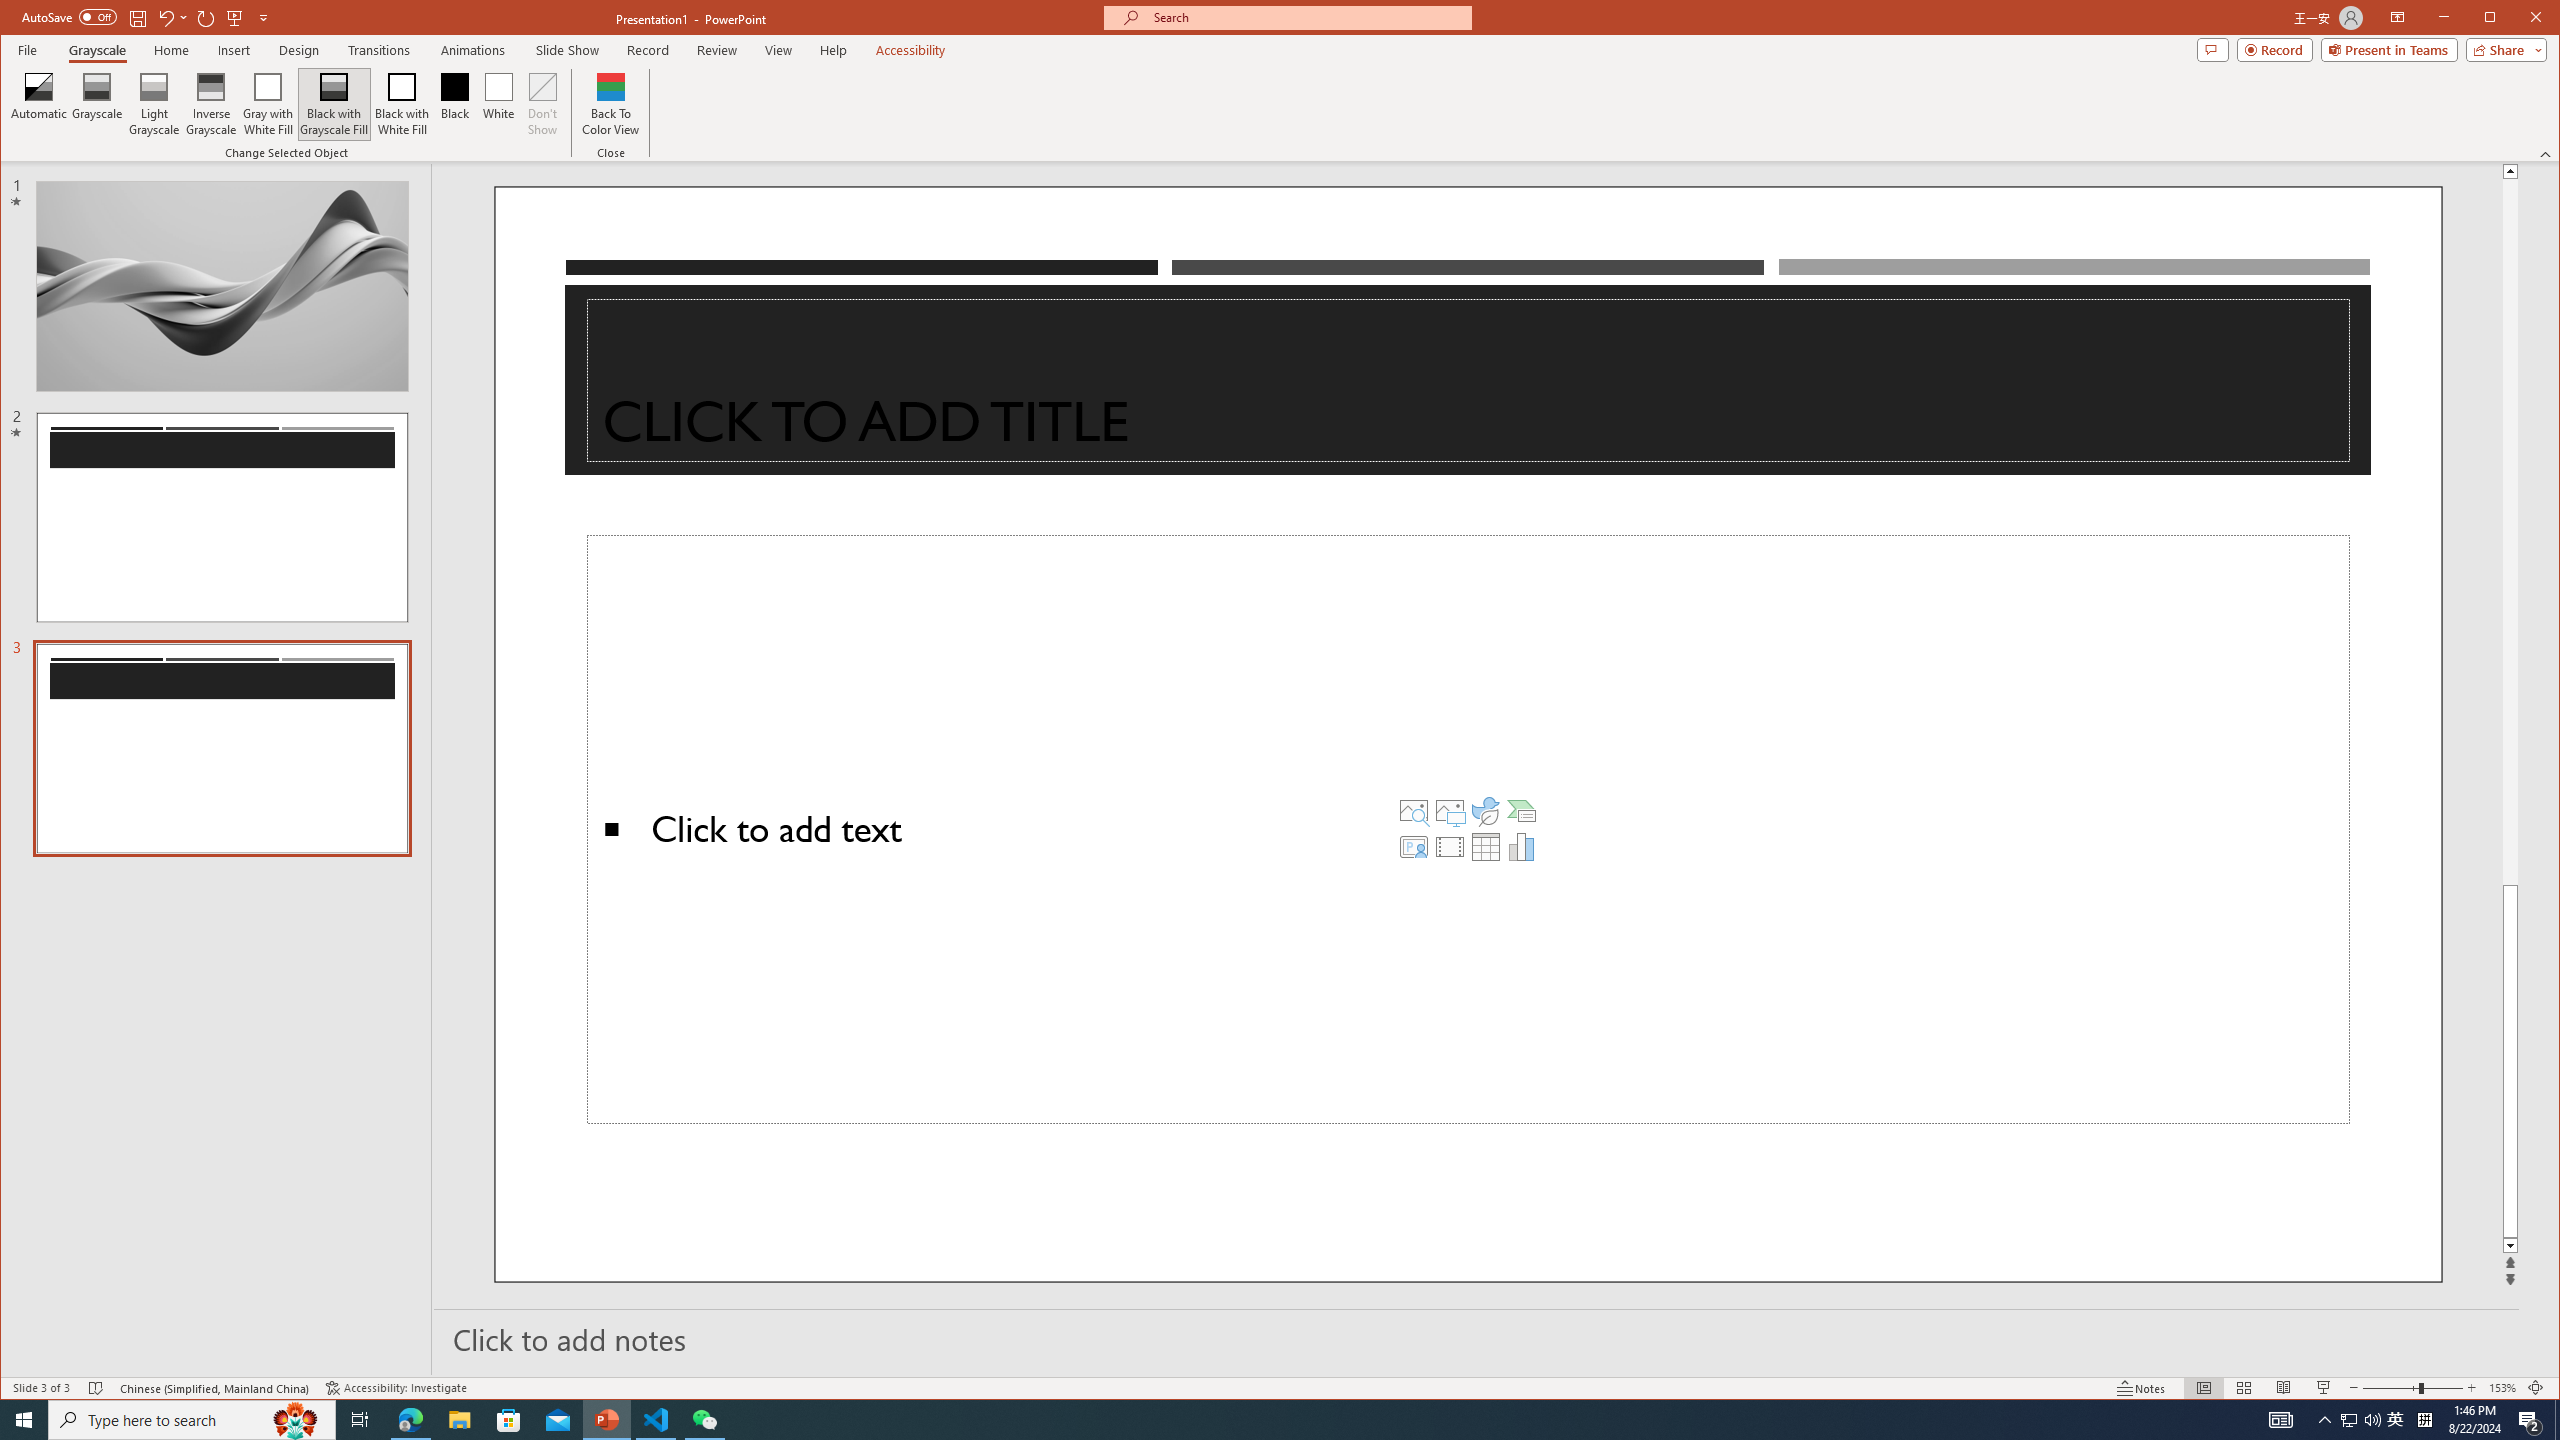  Describe the element at coordinates (358, 1418) in the screenshot. I see `'Task View'` at that location.